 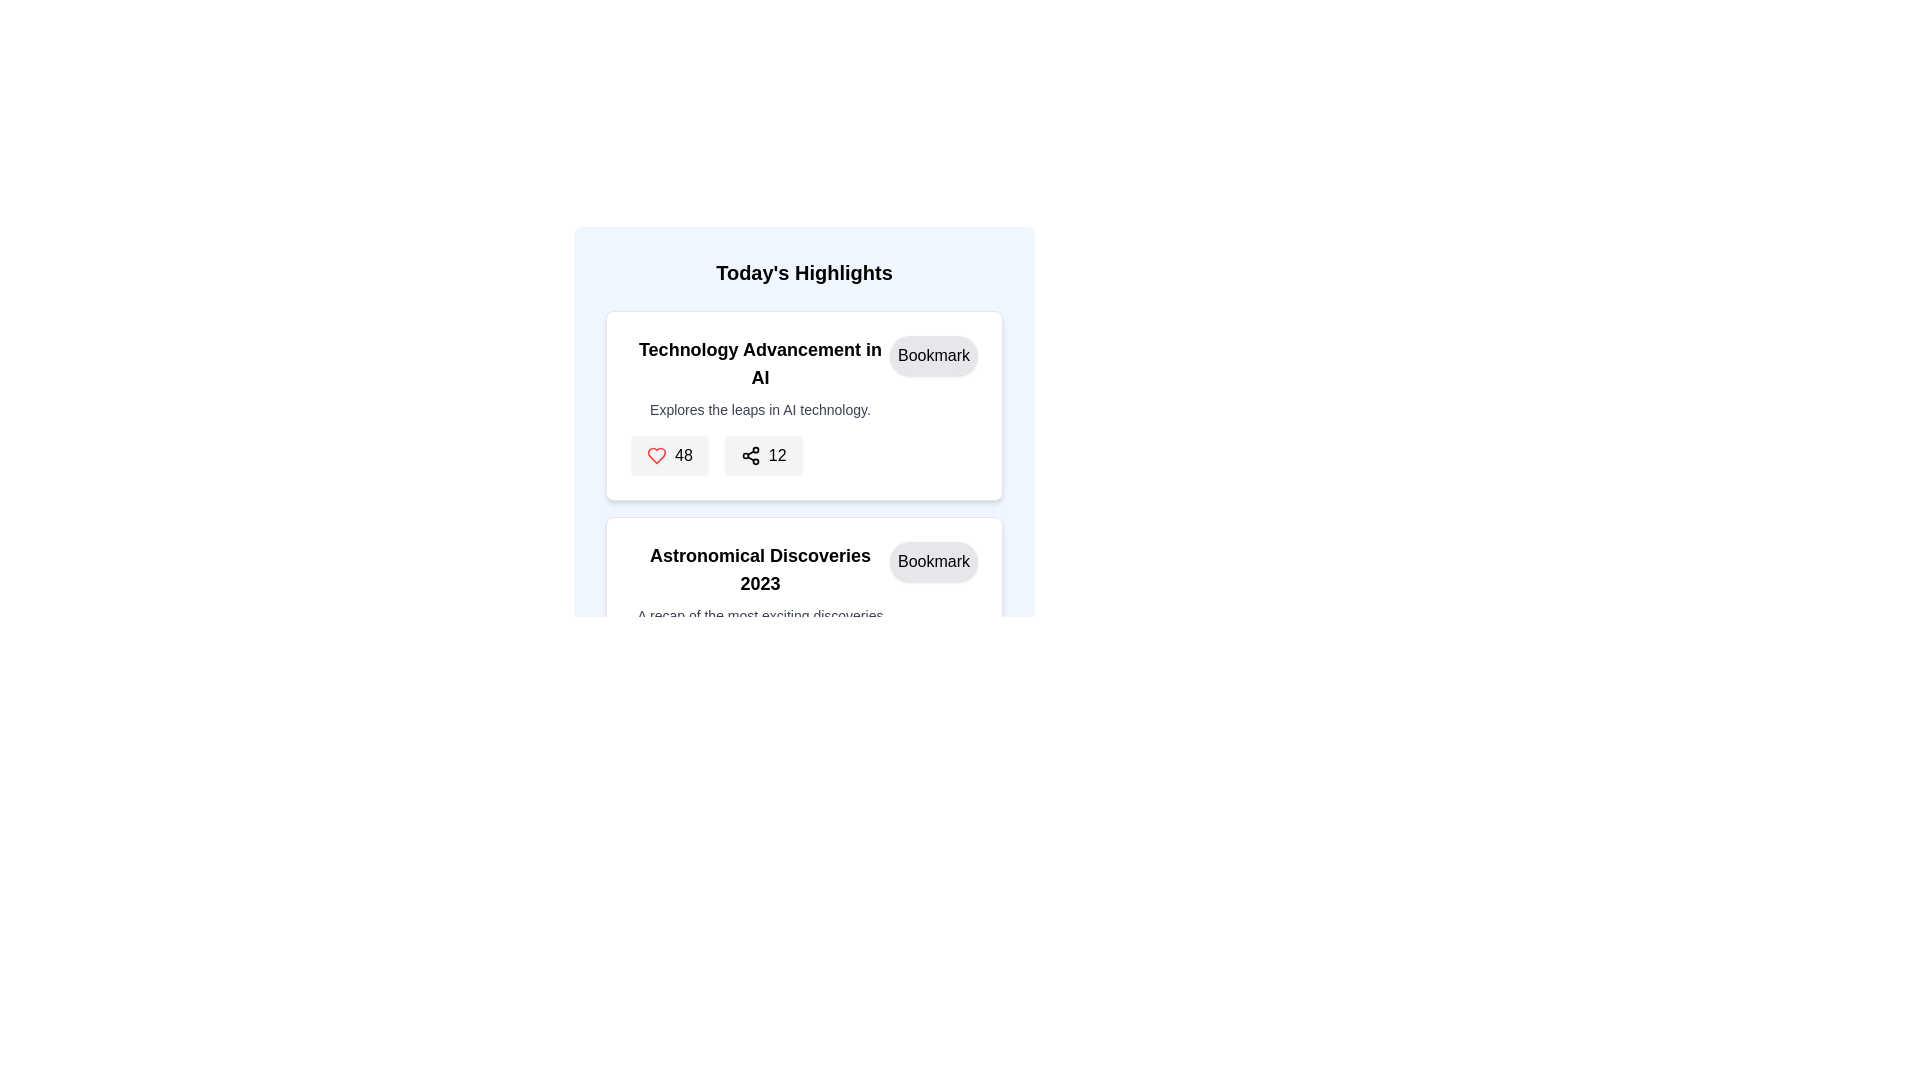 I want to click on the bookmark button located on the right side of the content block labeled 'Technology Advancement in AI', so click(x=932, y=354).